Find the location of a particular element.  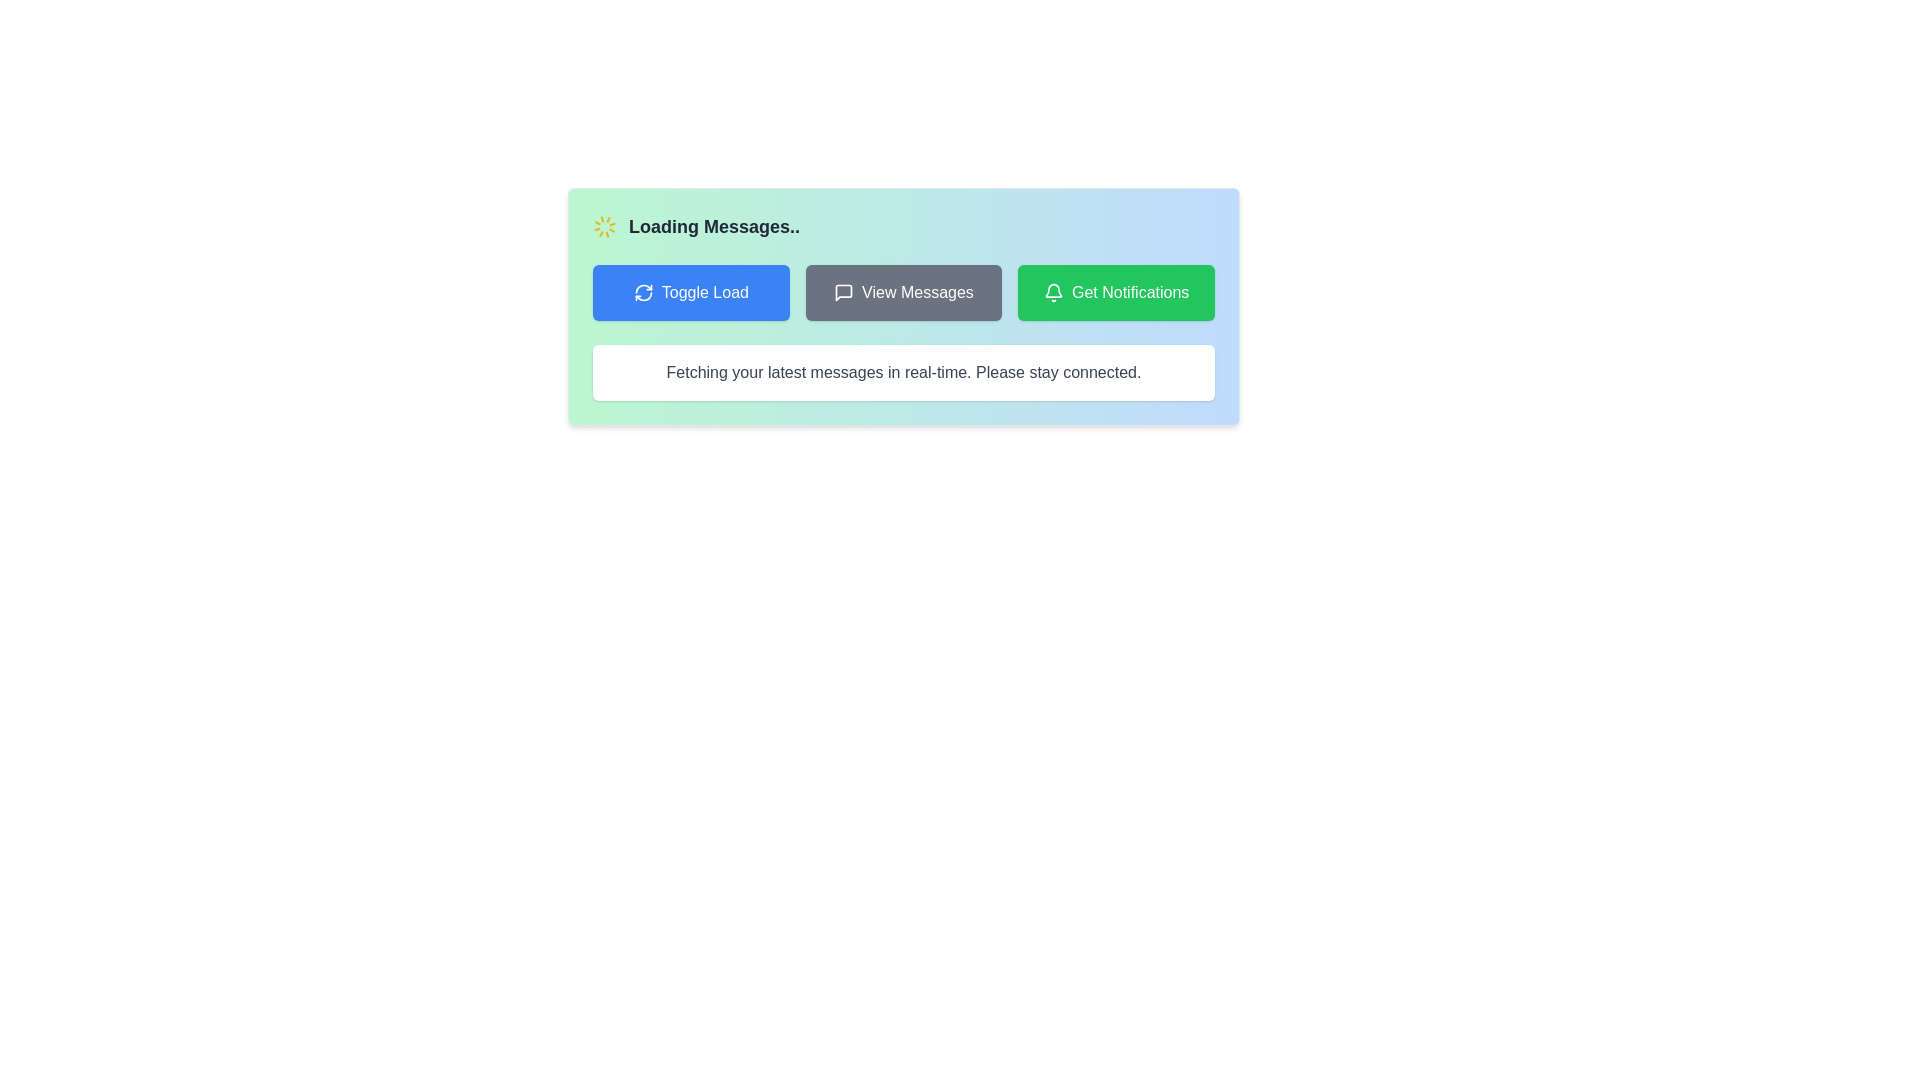

the visual representation icon for the 'Get Notifications' button, located at the rightmost position of the button row is located at coordinates (1052, 293).